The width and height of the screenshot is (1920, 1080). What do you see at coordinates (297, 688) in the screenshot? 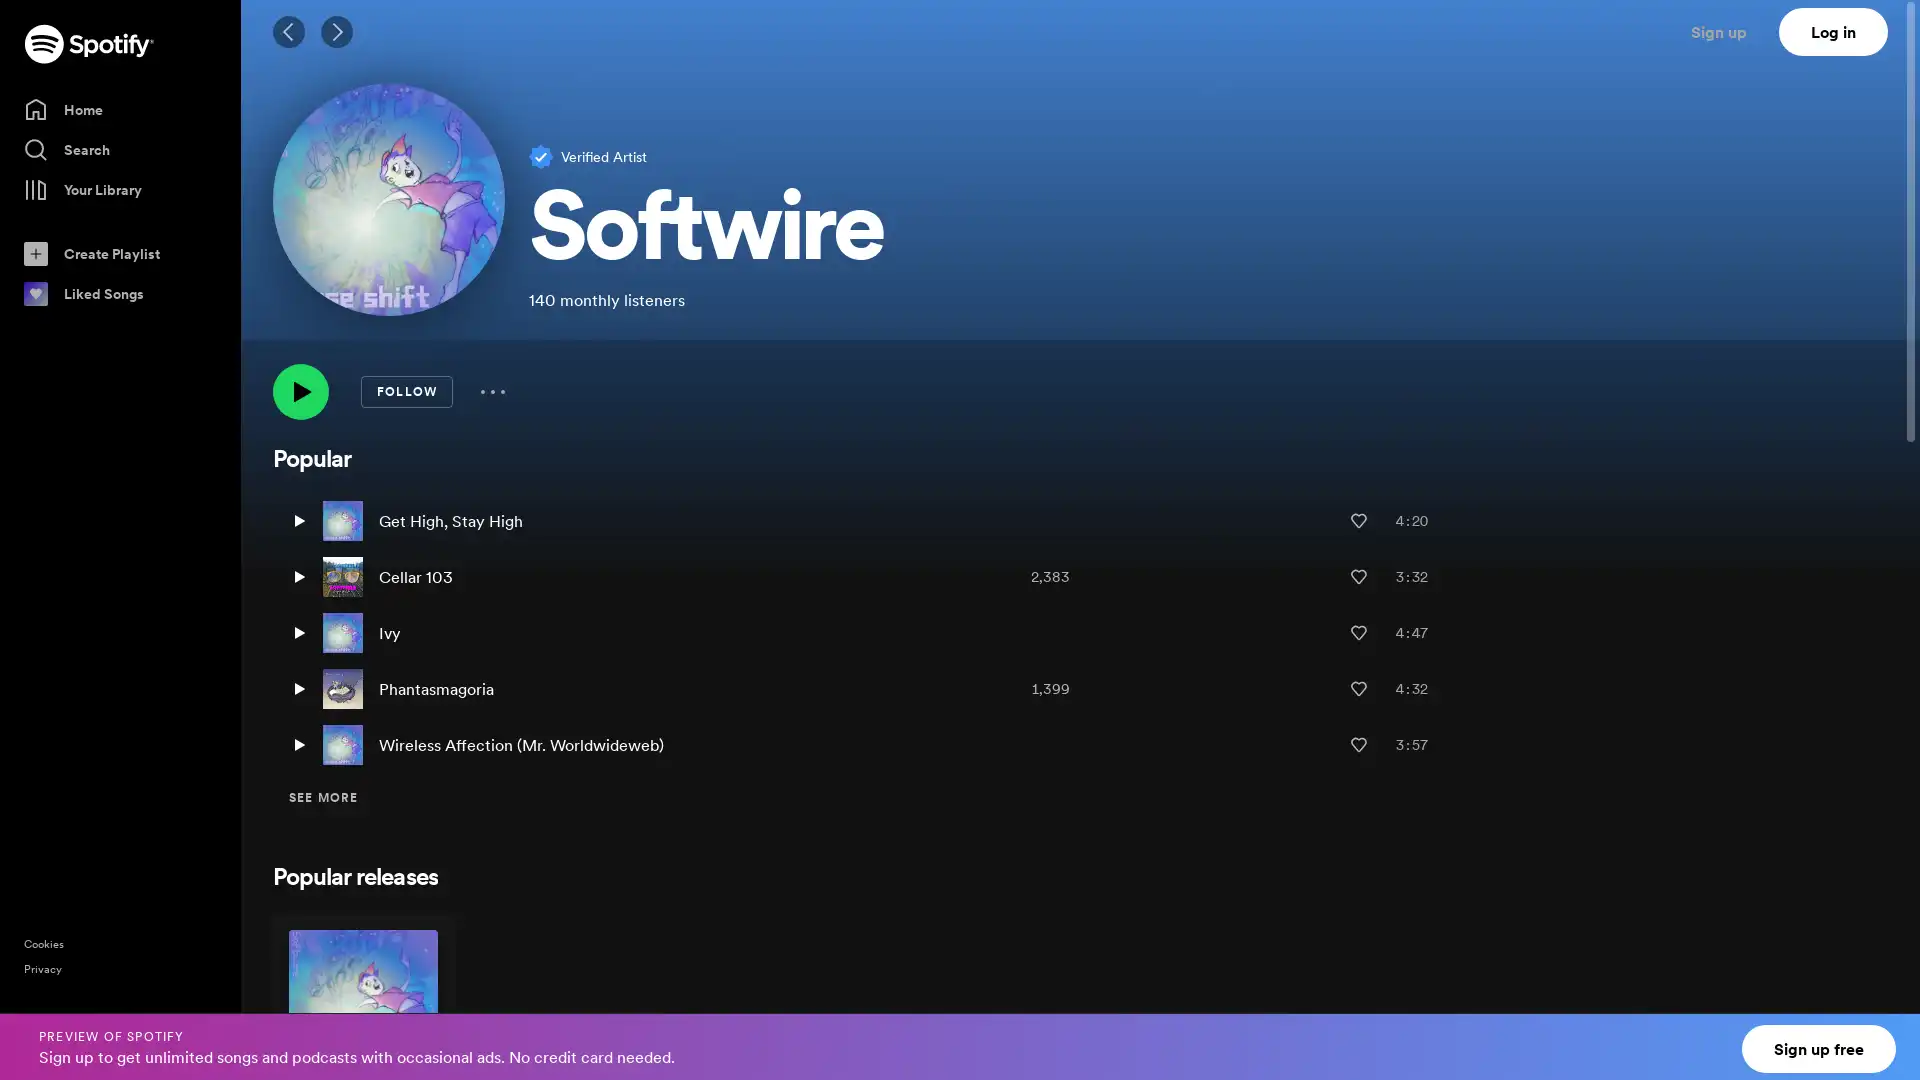
I see `Play Phantasmagoria by Softwire` at bounding box center [297, 688].